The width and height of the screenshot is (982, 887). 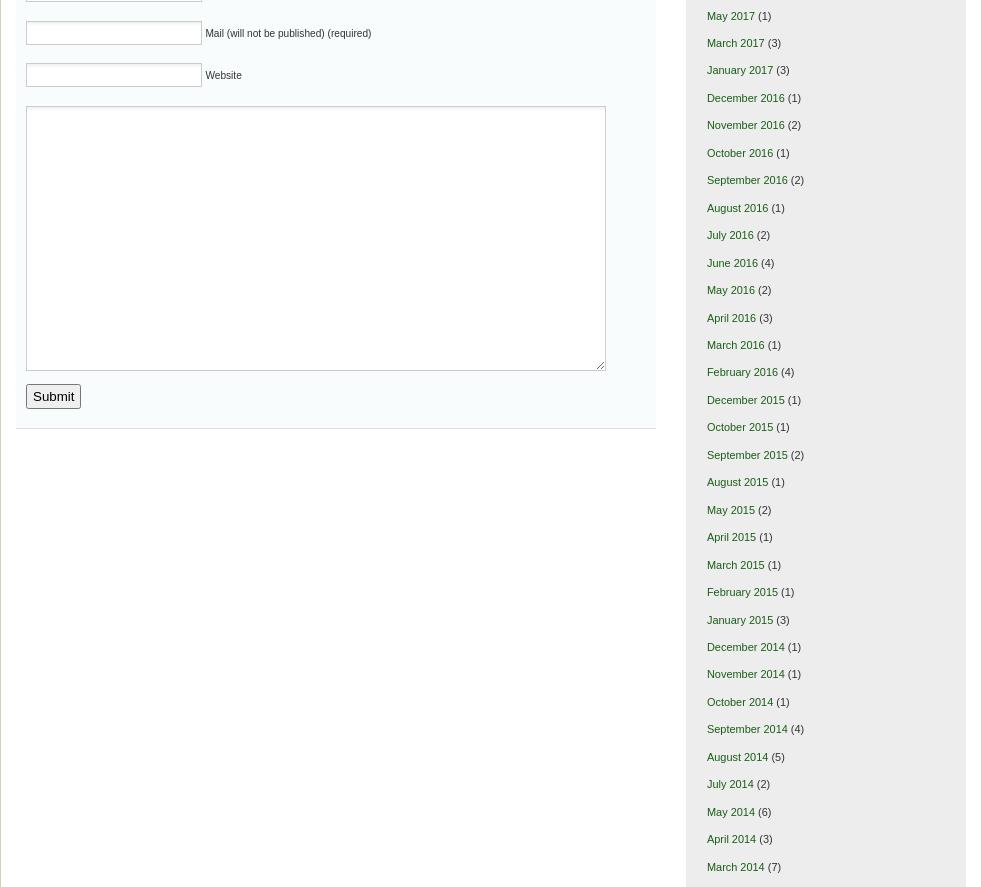 I want to click on 'December 2014', so click(x=745, y=645).